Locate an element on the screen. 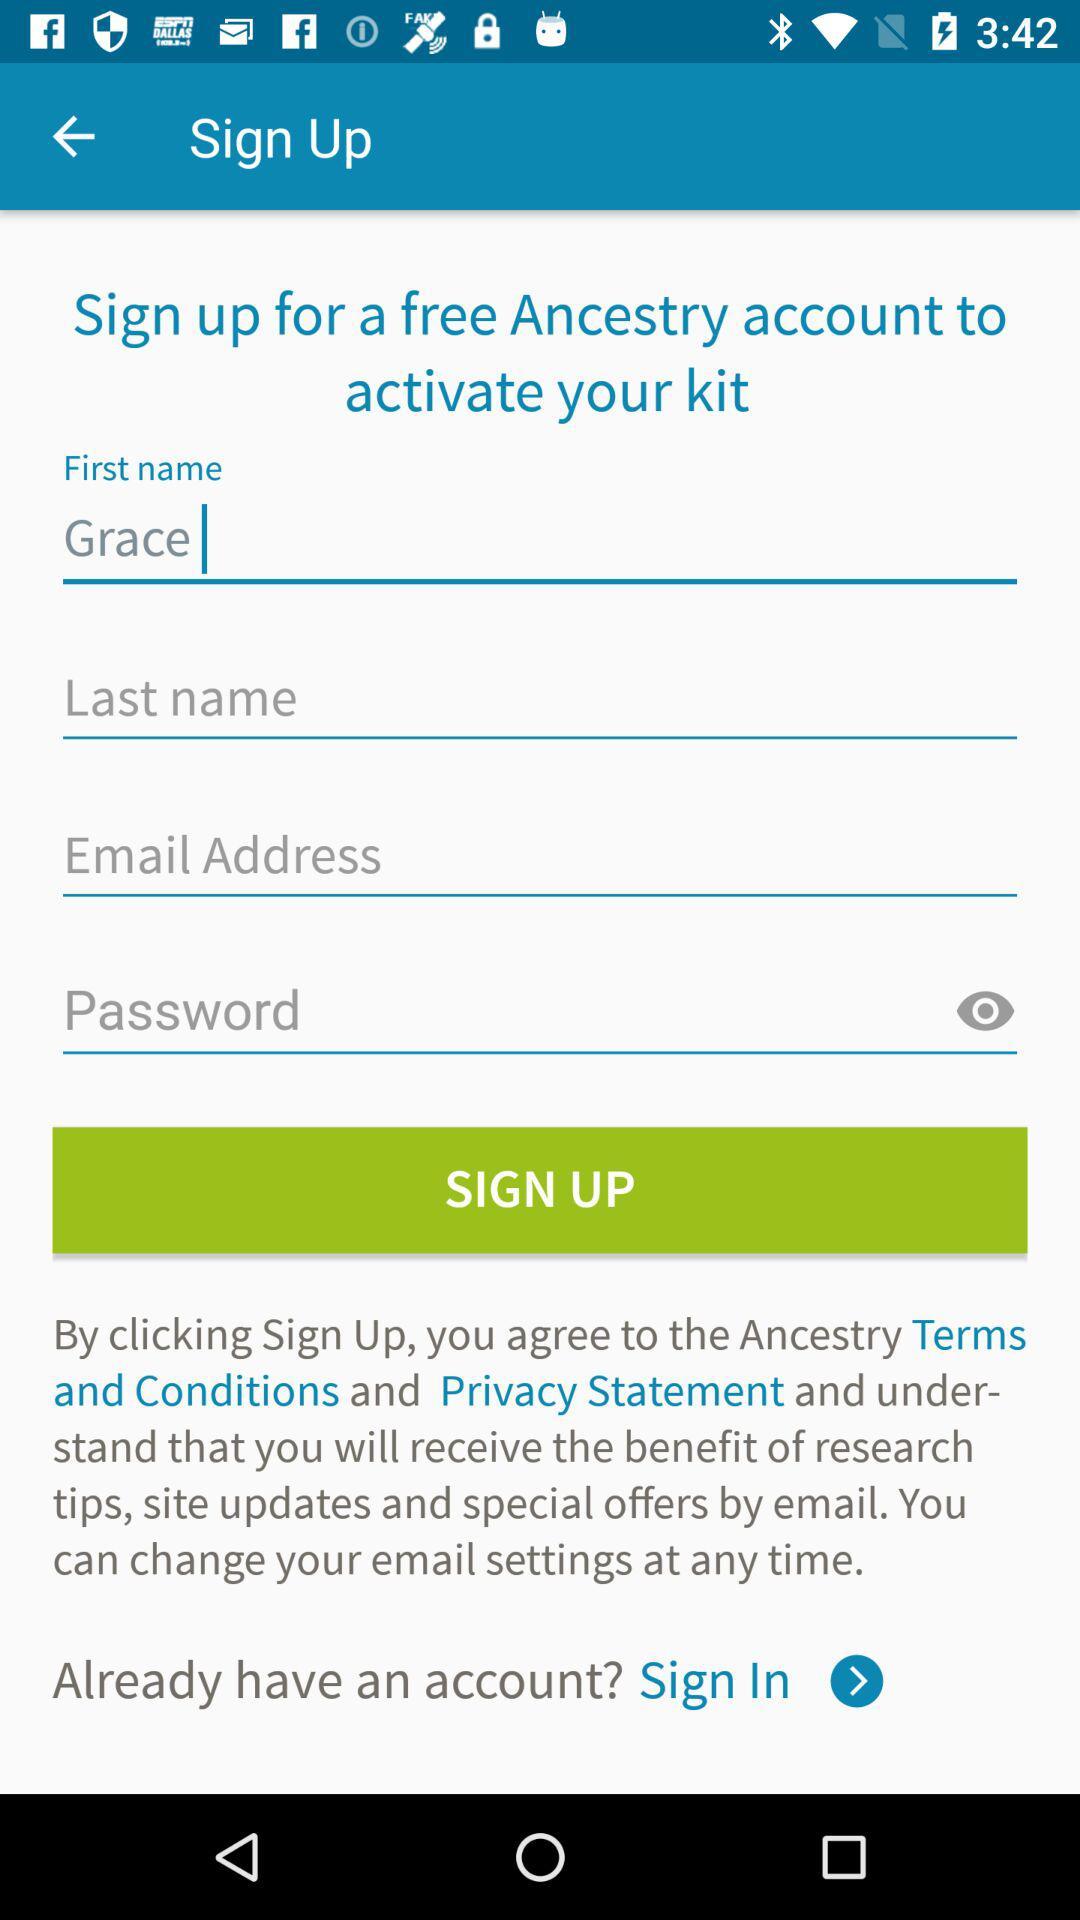 This screenshot has height=1920, width=1080. go next is located at coordinates (855, 1680).